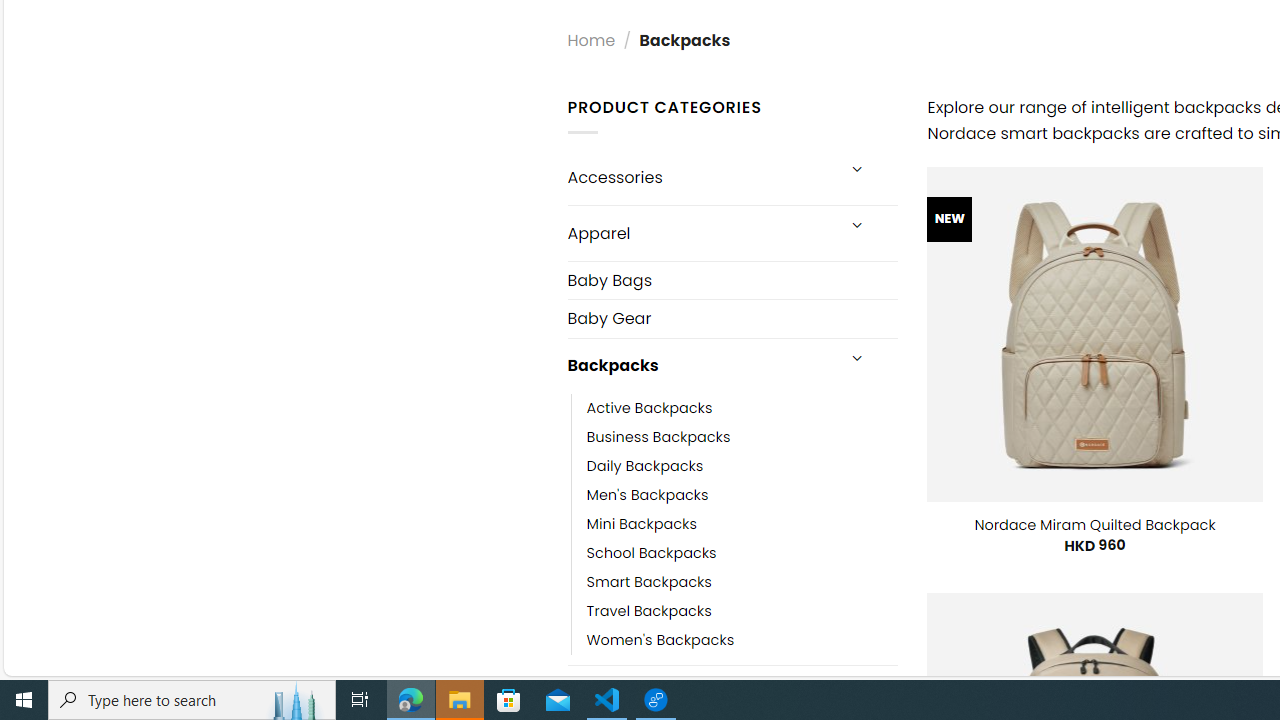  What do you see at coordinates (731, 280) in the screenshot?
I see `'Baby Bags'` at bounding box center [731, 280].